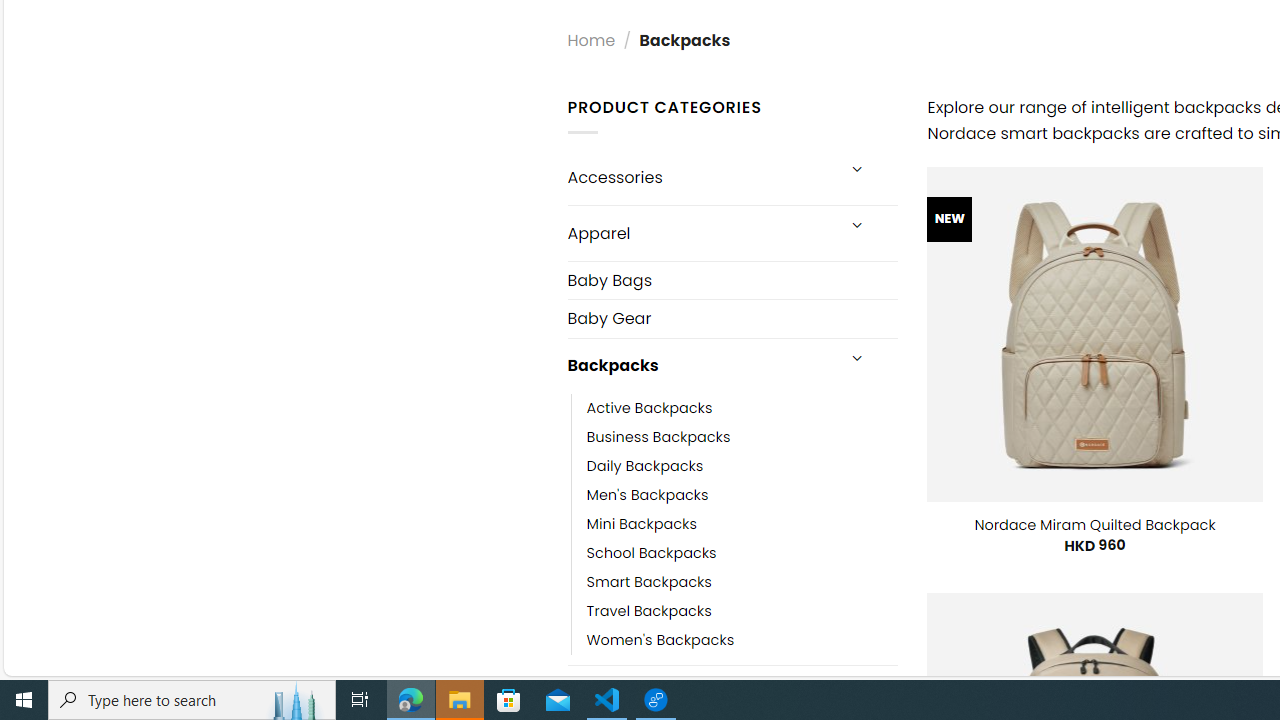  What do you see at coordinates (731, 280) in the screenshot?
I see `'Baby Bags'` at bounding box center [731, 280].